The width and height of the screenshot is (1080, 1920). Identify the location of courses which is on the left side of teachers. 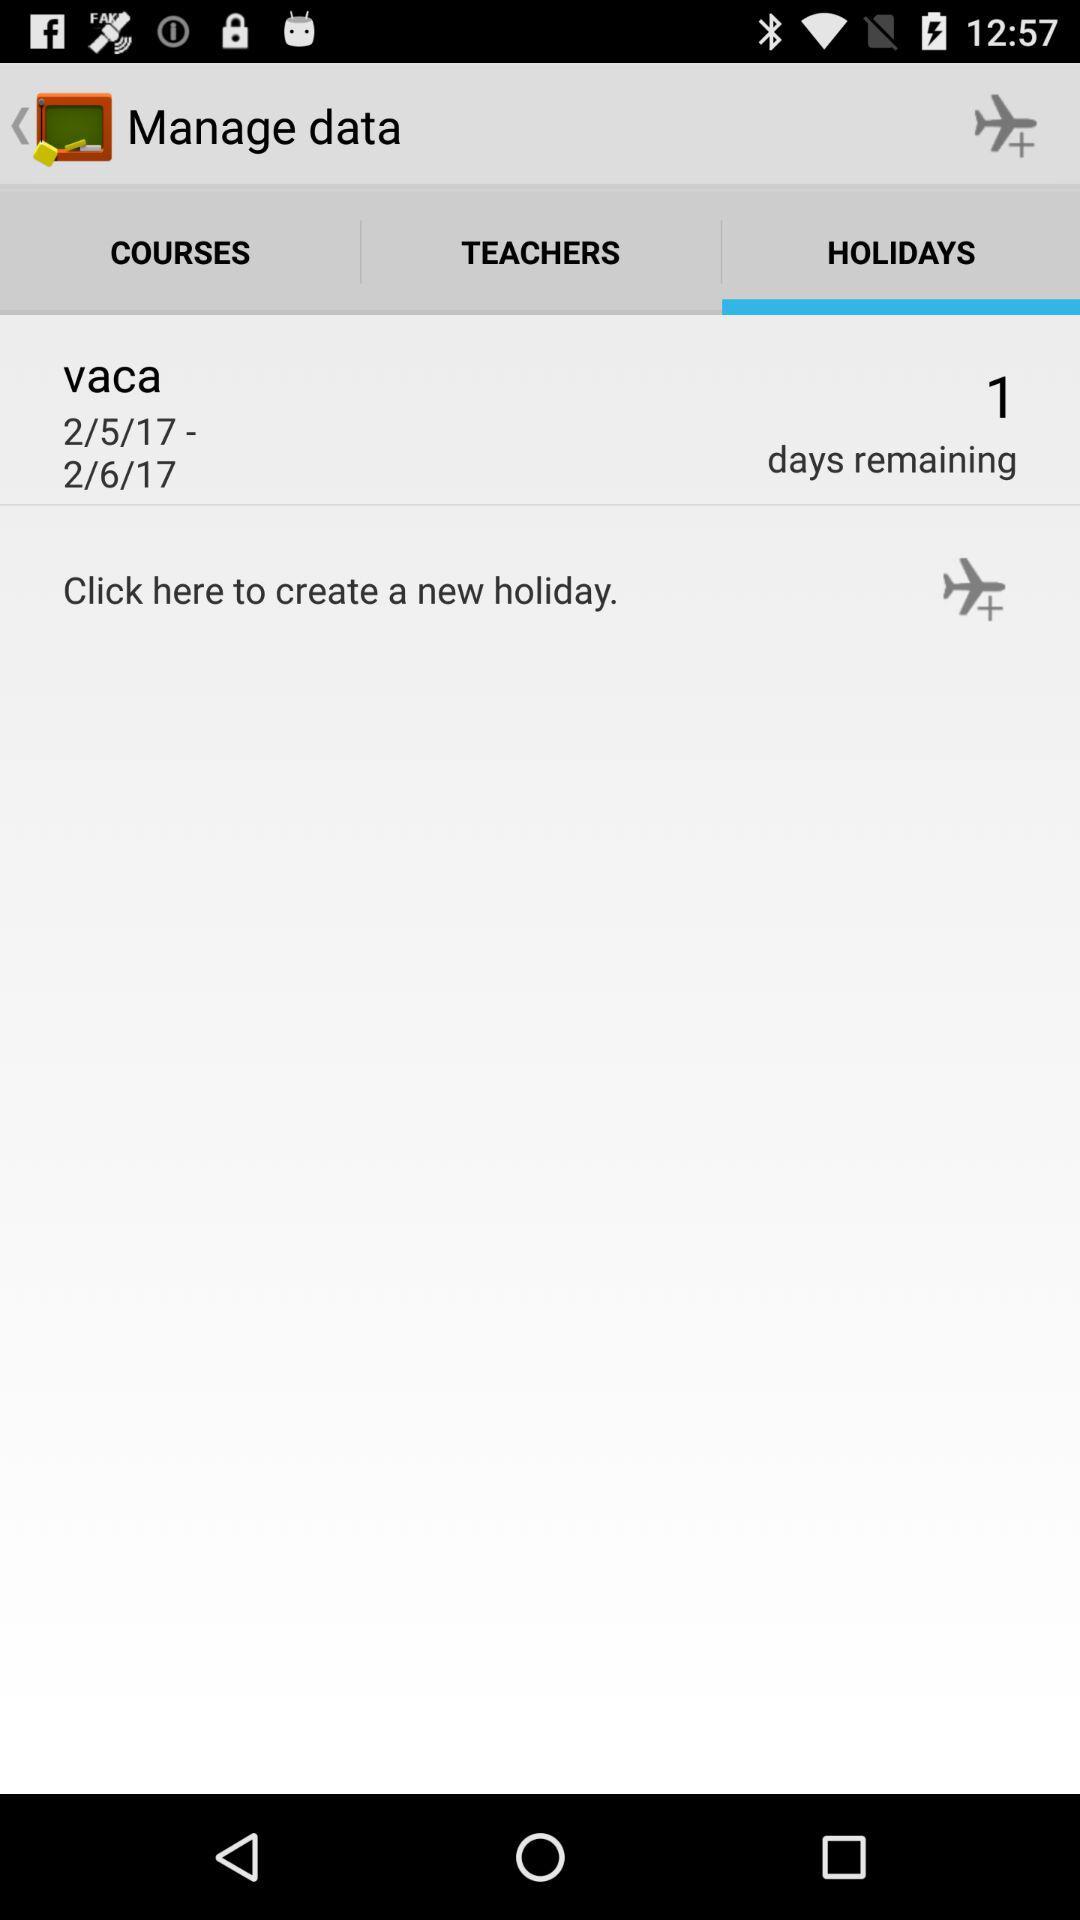
(181, 251).